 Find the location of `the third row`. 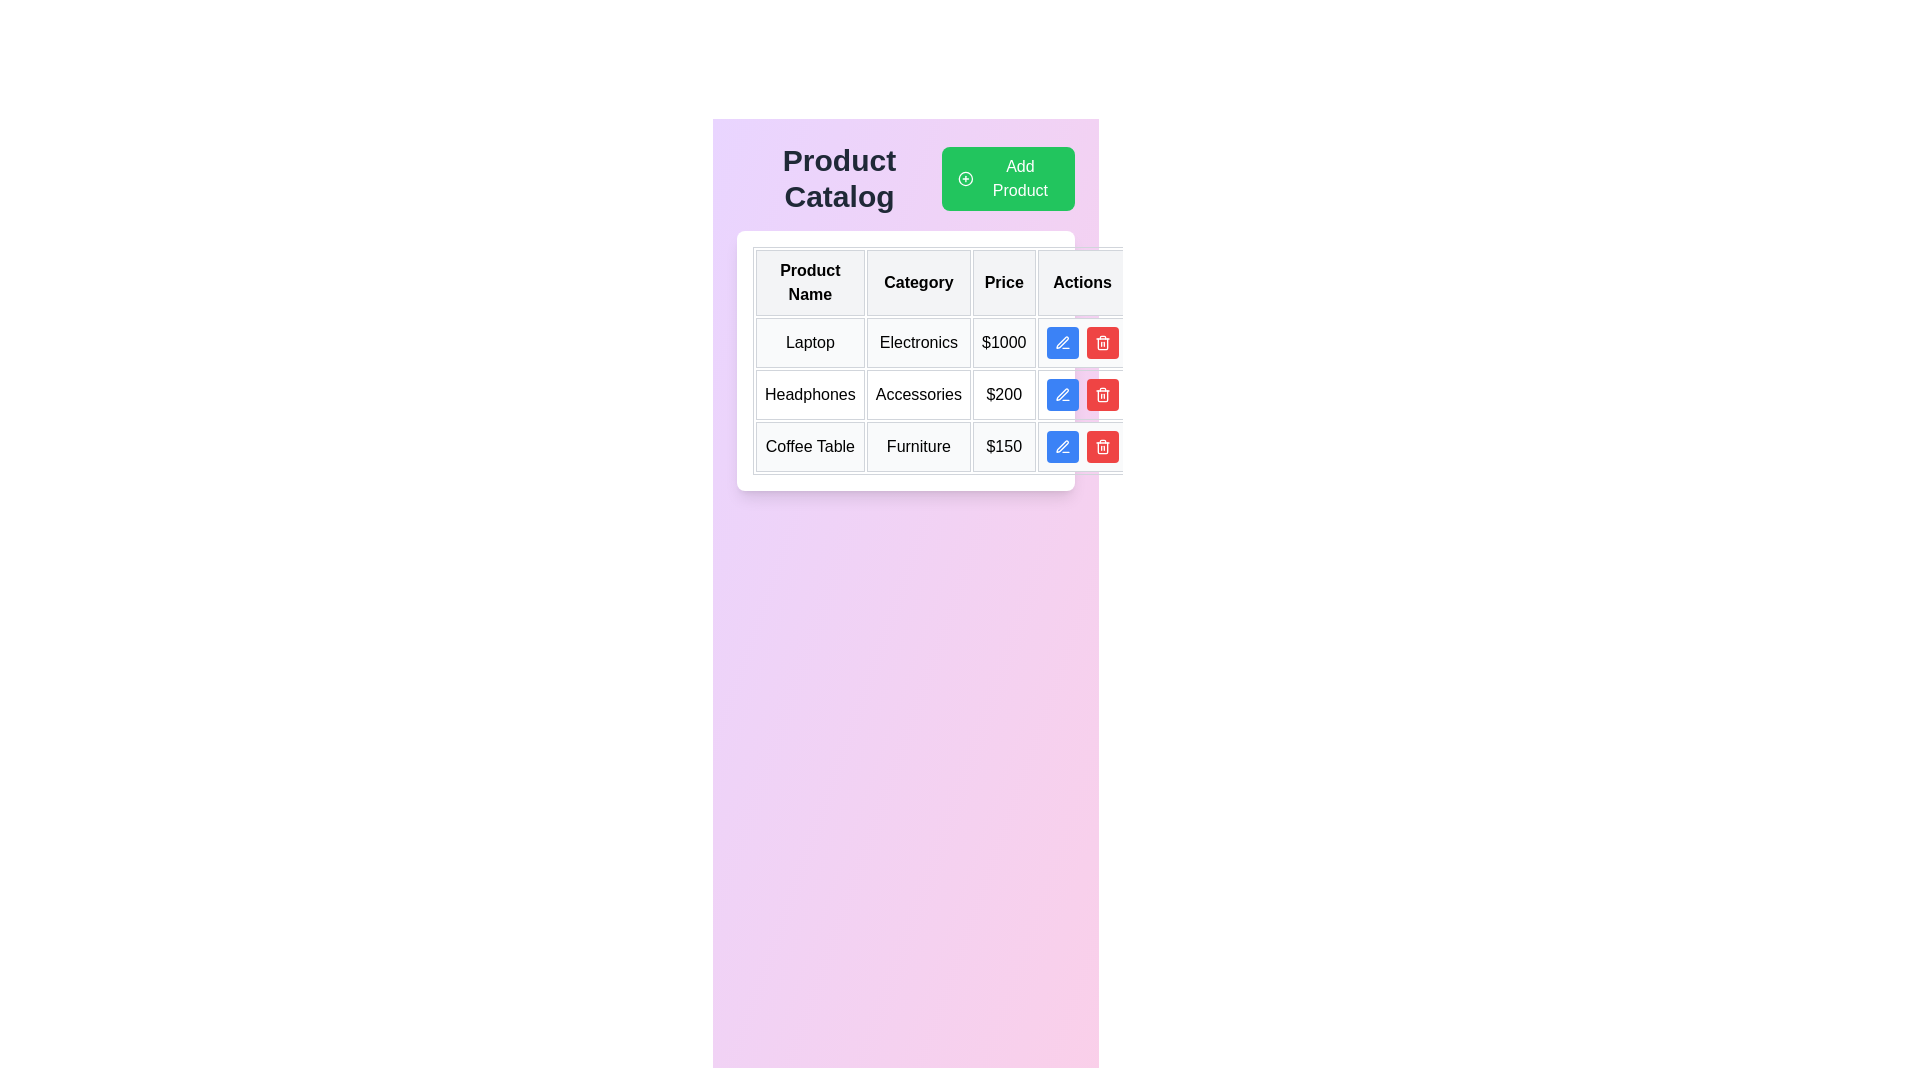

the third row is located at coordinates (940, 446).